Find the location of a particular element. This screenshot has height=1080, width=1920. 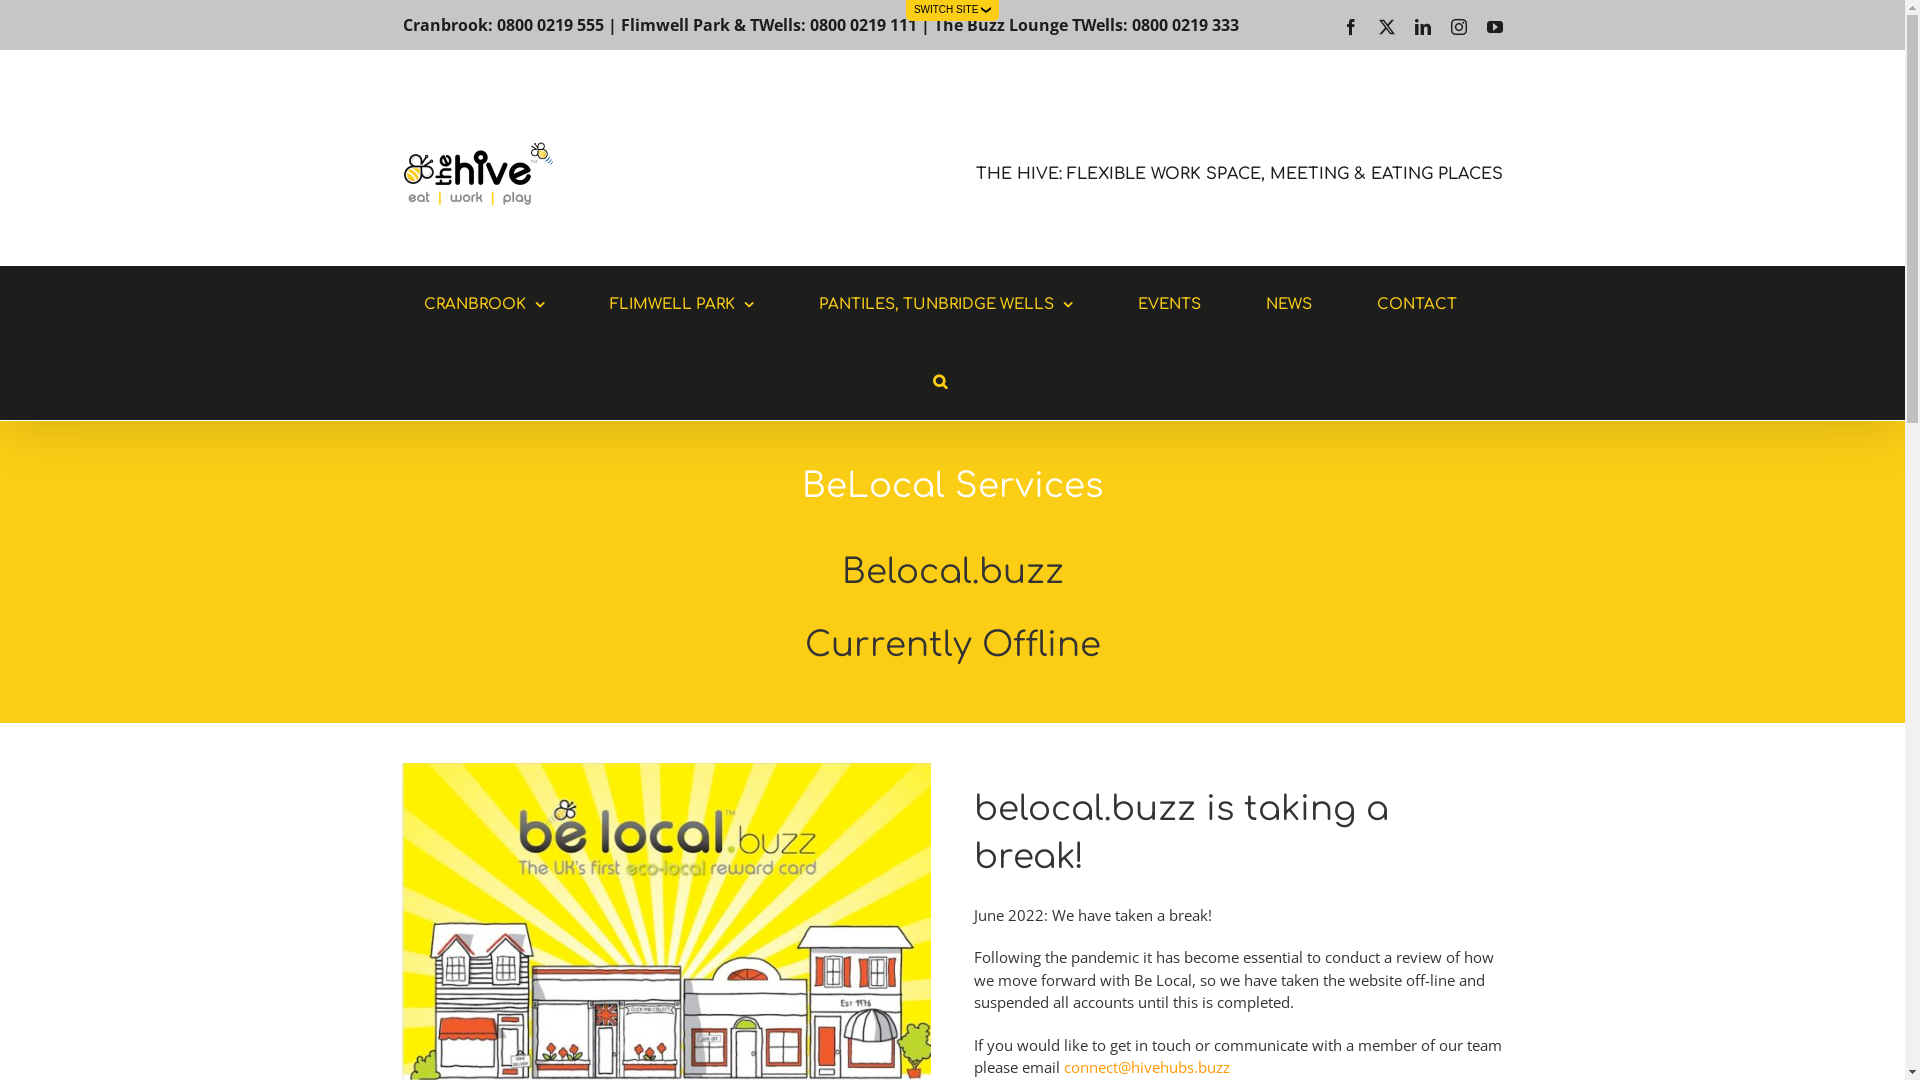

'PANTILES, TUNBRIDGE WELLS' is located at coordinates (944, 304).